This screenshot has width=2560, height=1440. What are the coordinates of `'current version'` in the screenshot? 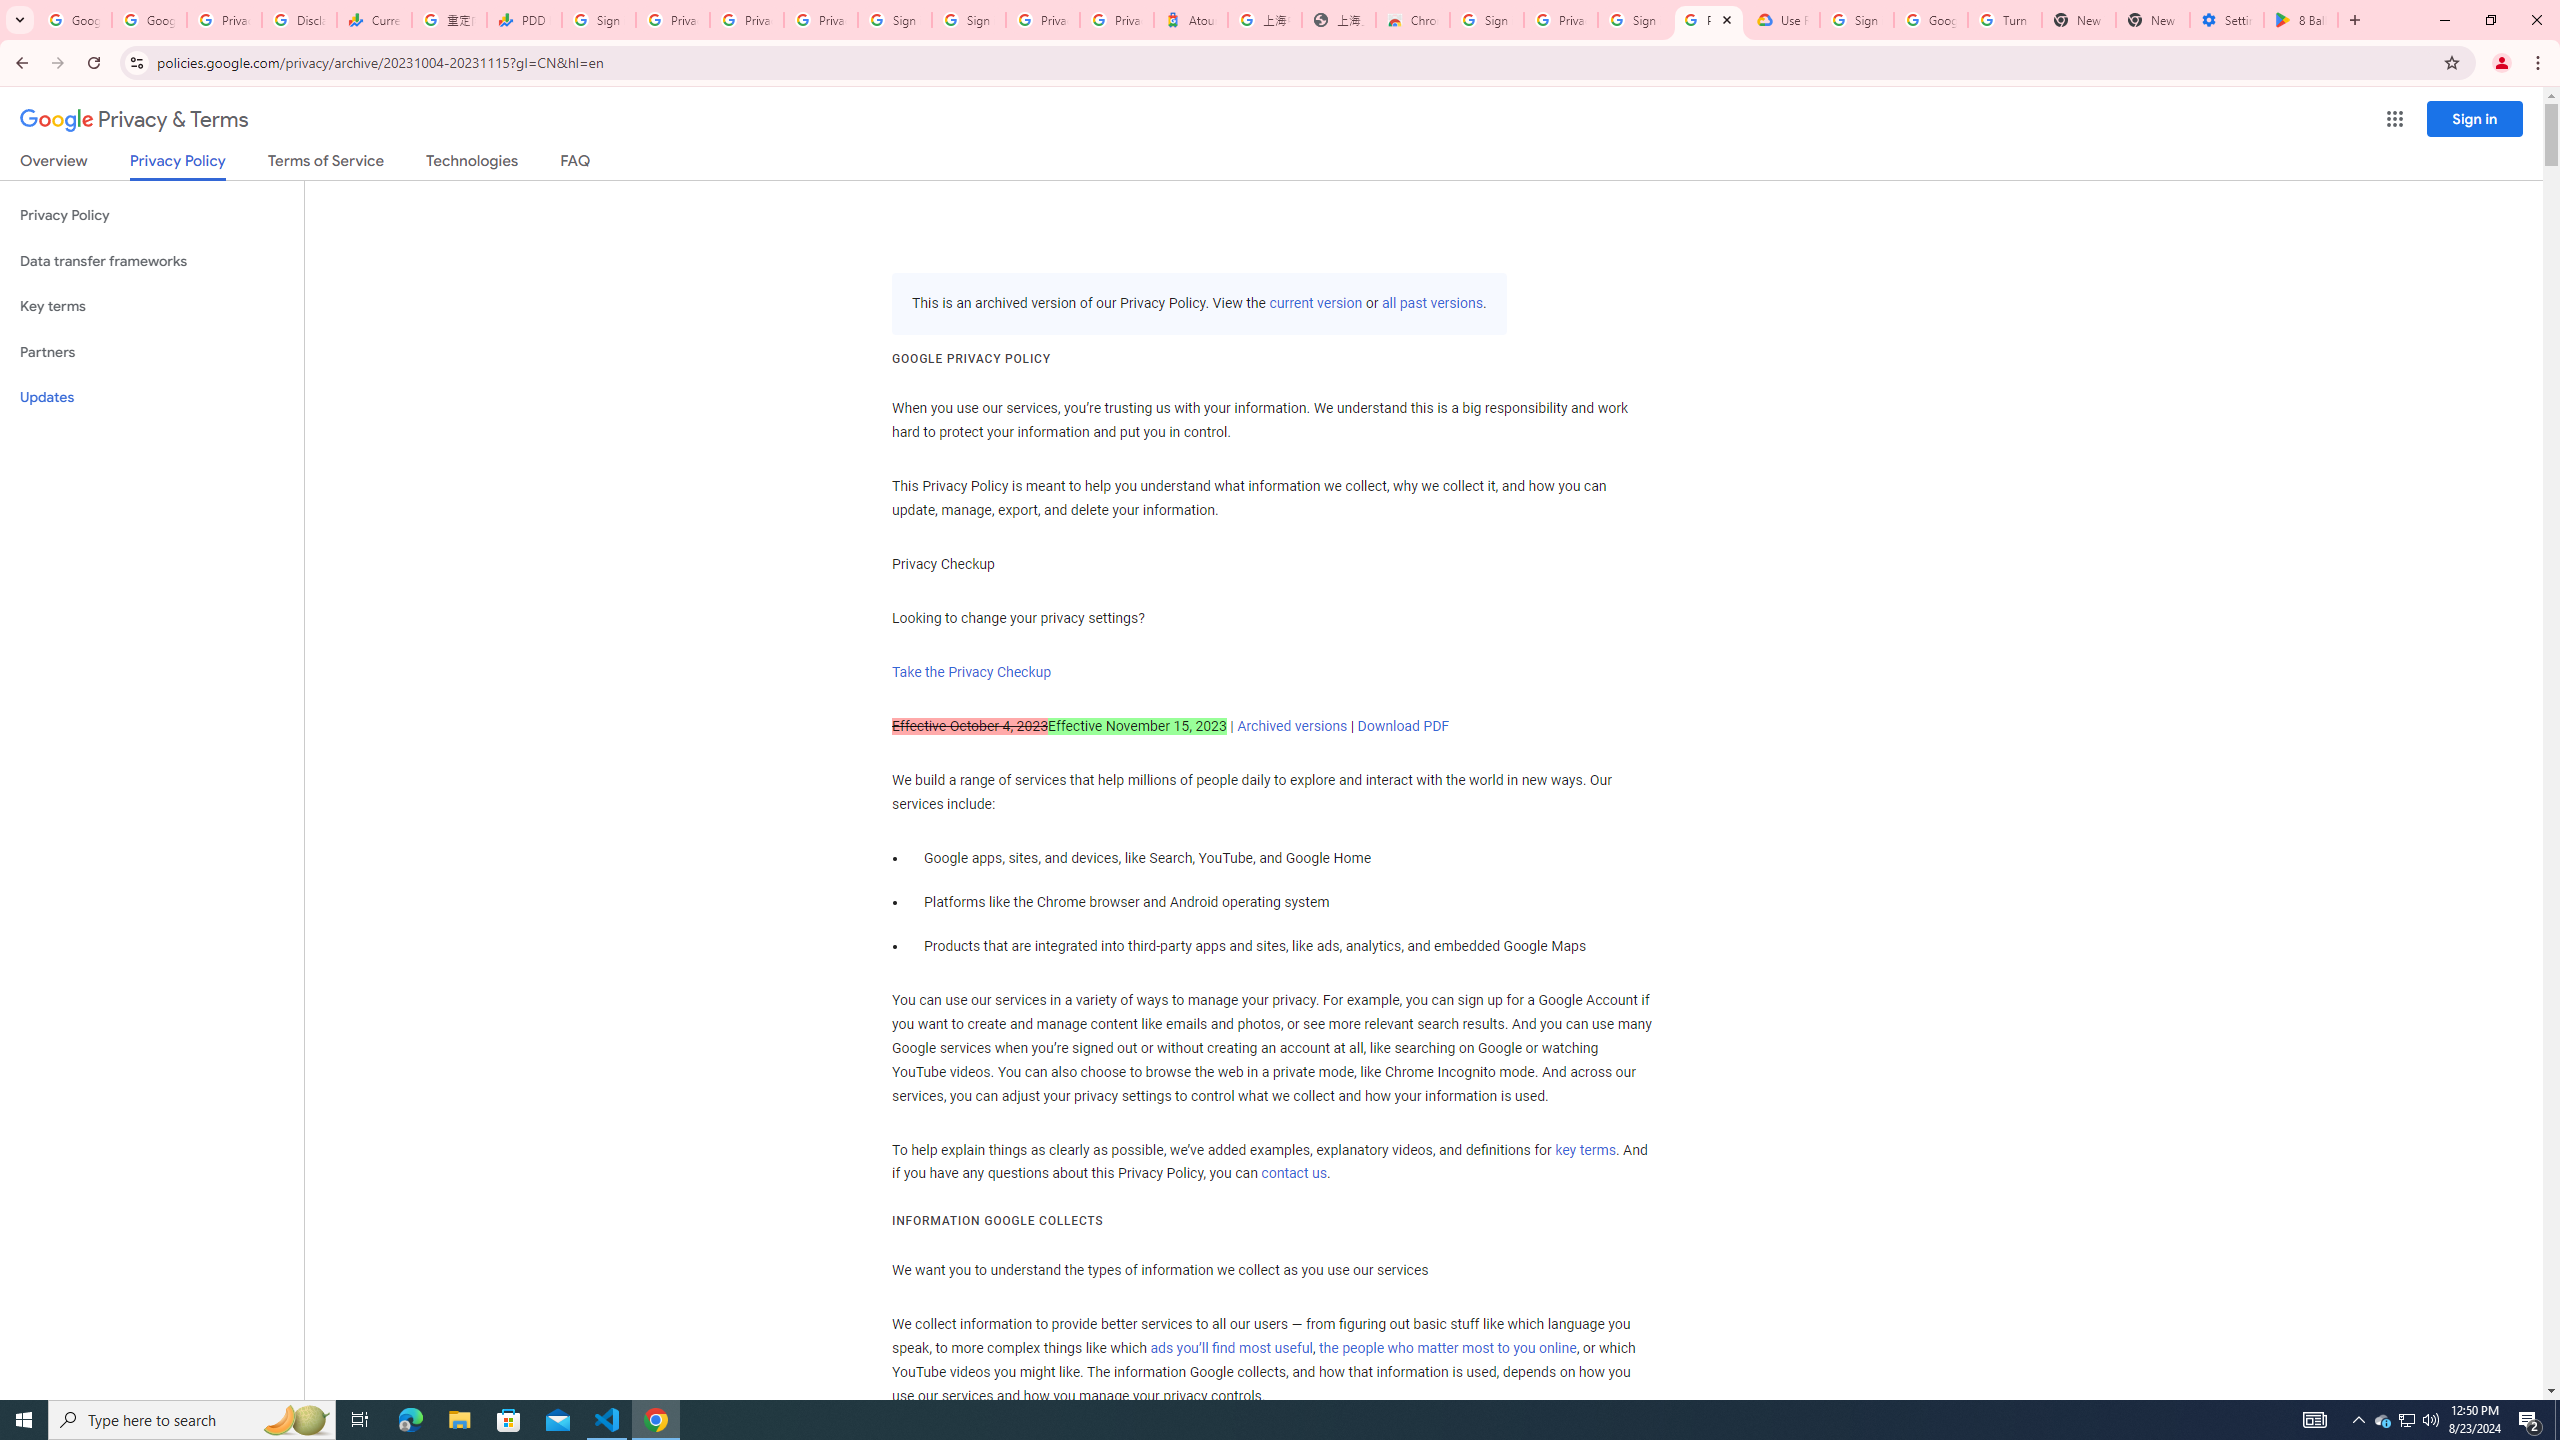 It's located at (1314, 302).